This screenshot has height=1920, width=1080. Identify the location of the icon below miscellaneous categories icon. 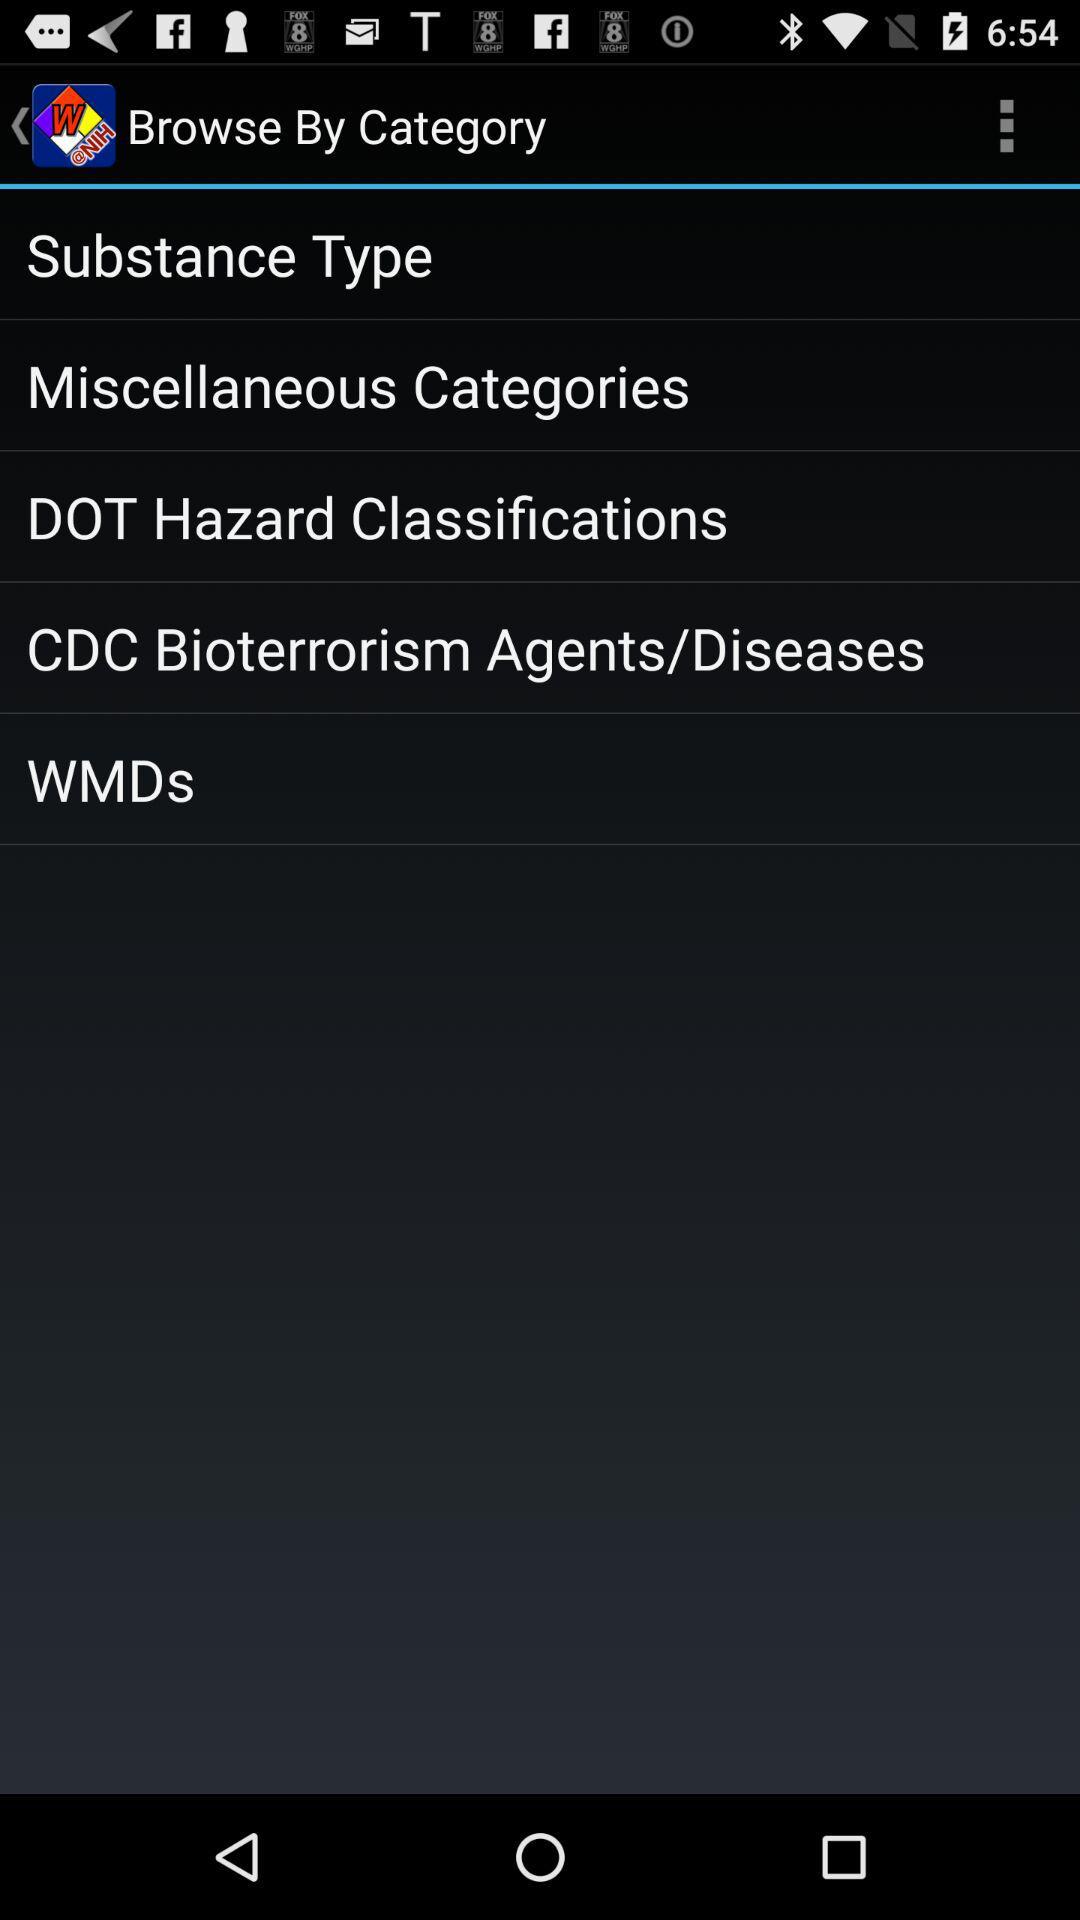
(540, 516).